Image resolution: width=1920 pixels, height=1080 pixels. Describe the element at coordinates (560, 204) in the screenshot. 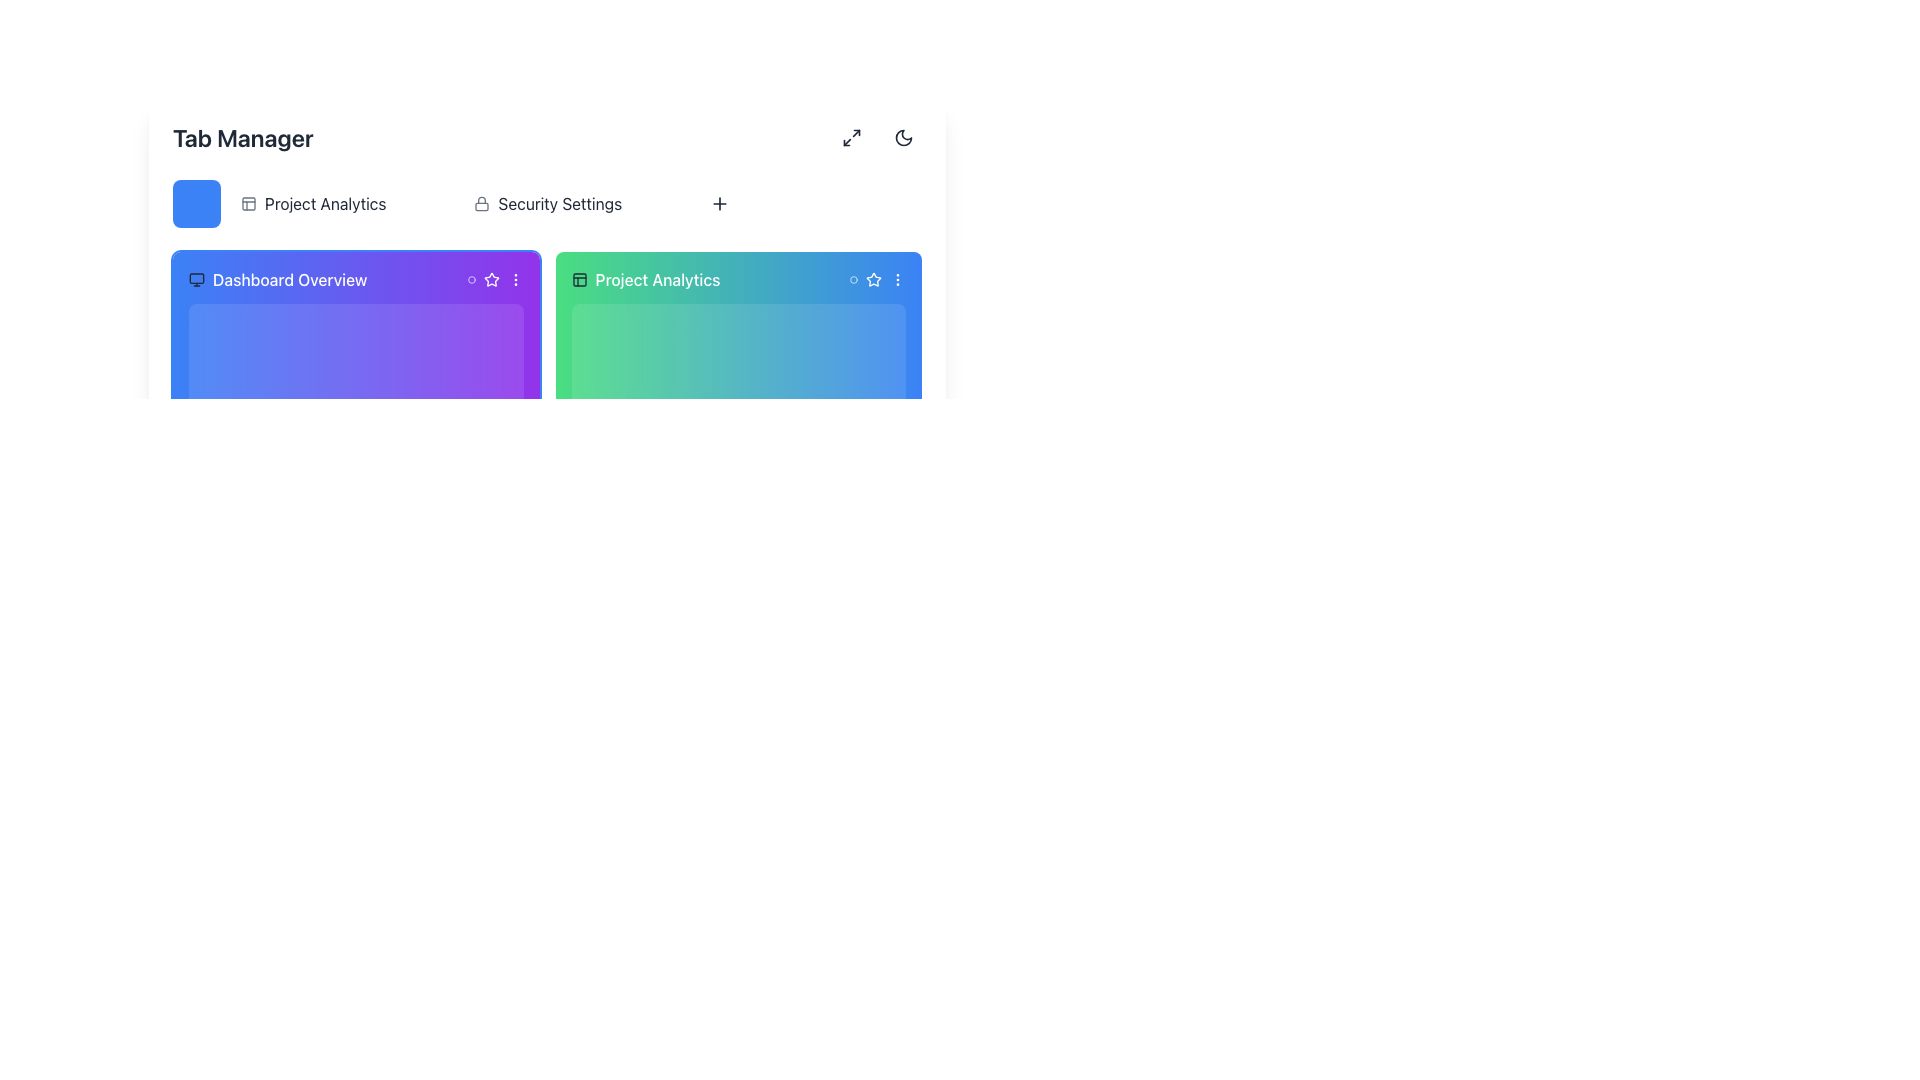

I see `the 'Security Settings' text label, which is styled in a standard sans-serif font and located in the top-right section of the interface` at that location.